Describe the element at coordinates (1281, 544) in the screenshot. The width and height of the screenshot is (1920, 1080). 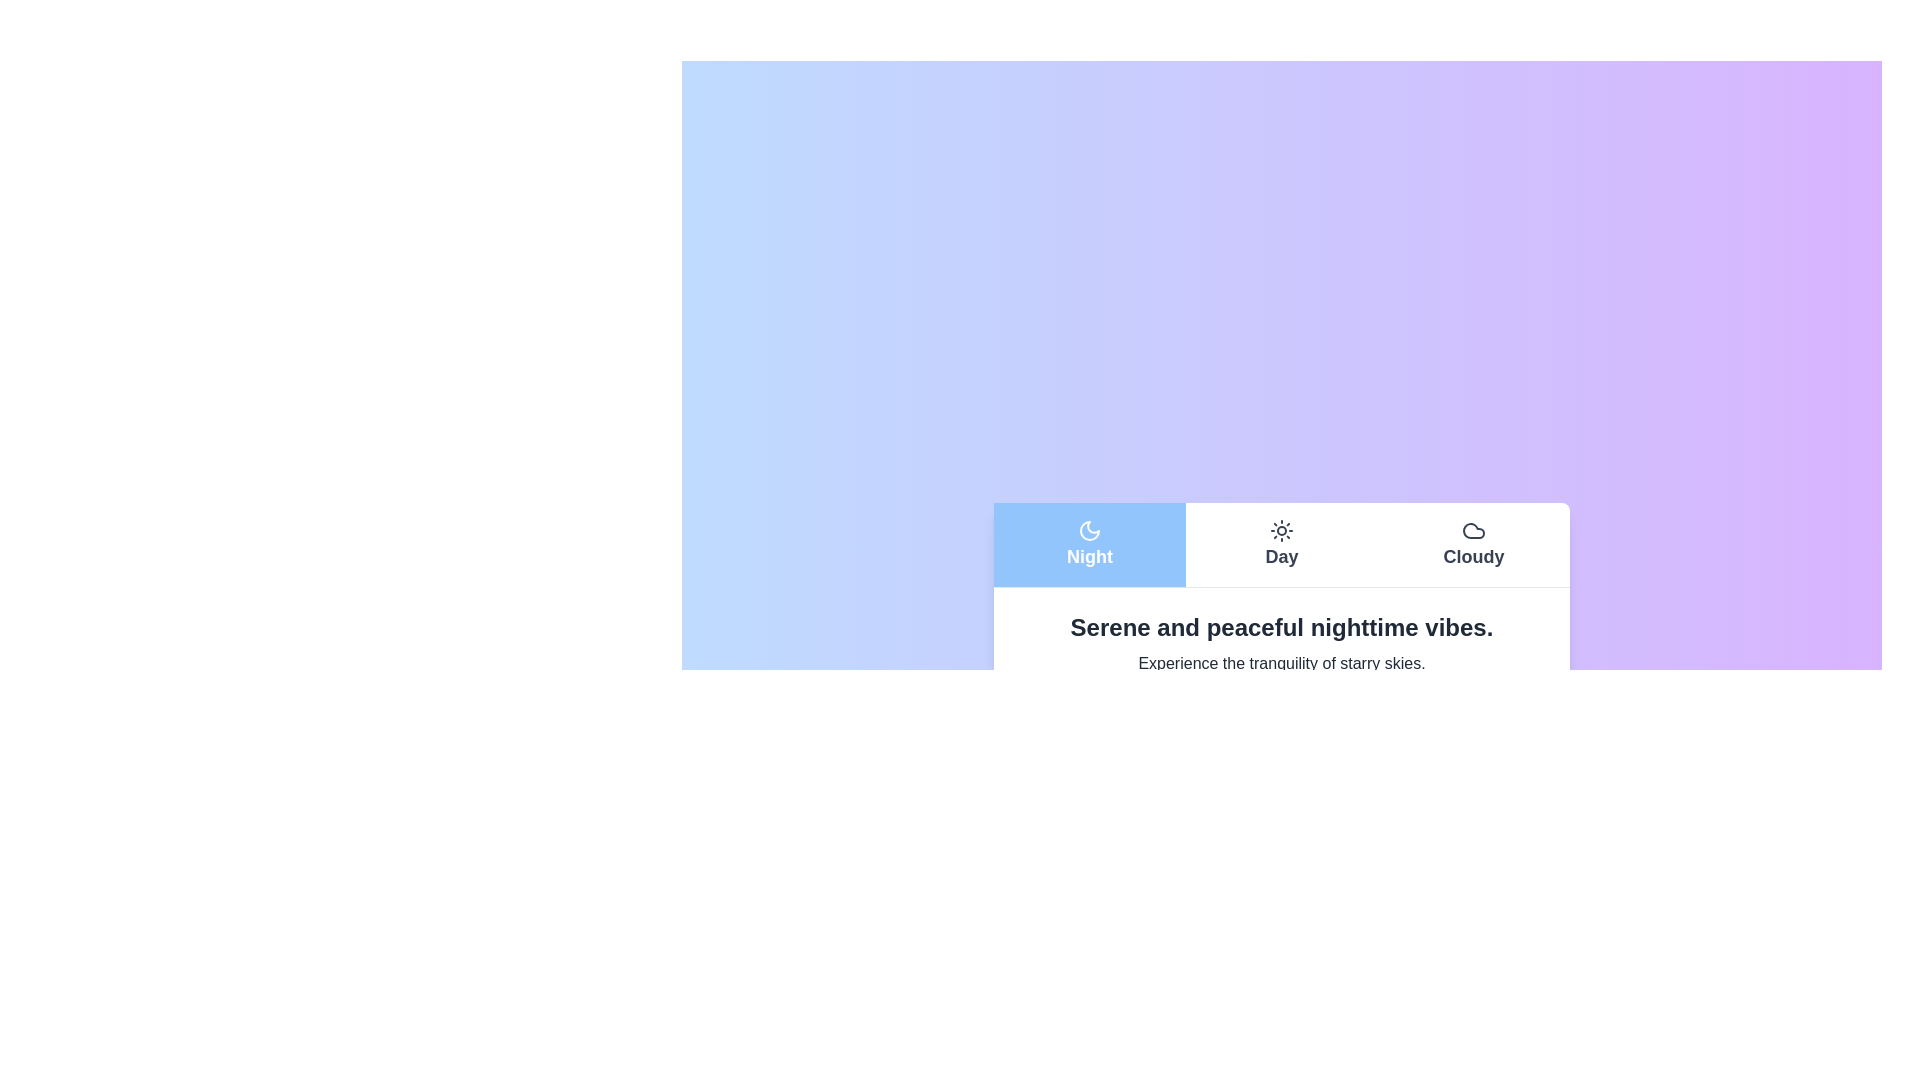
I see `the Day tab by clicking on it` at that location.